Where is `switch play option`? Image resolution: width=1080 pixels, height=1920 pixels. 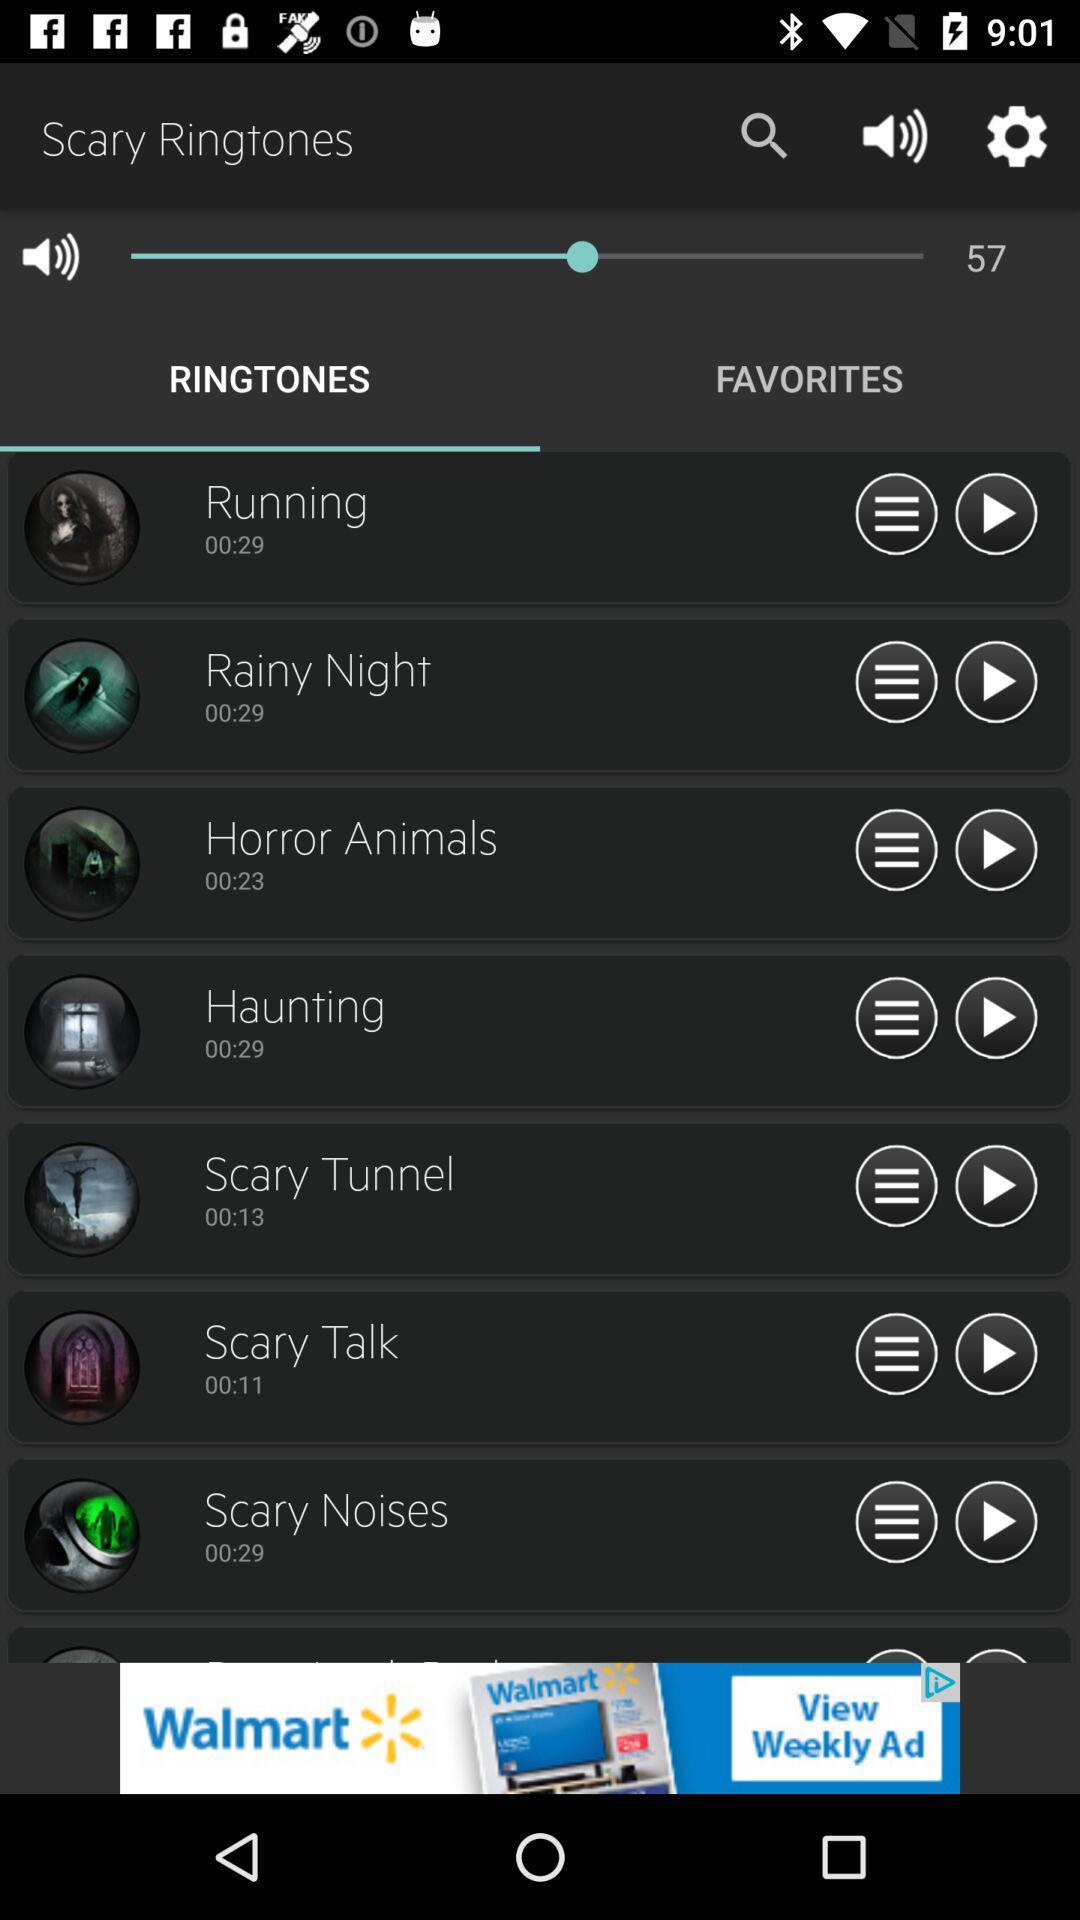 switch play option is located at coordinates (995, 1187).